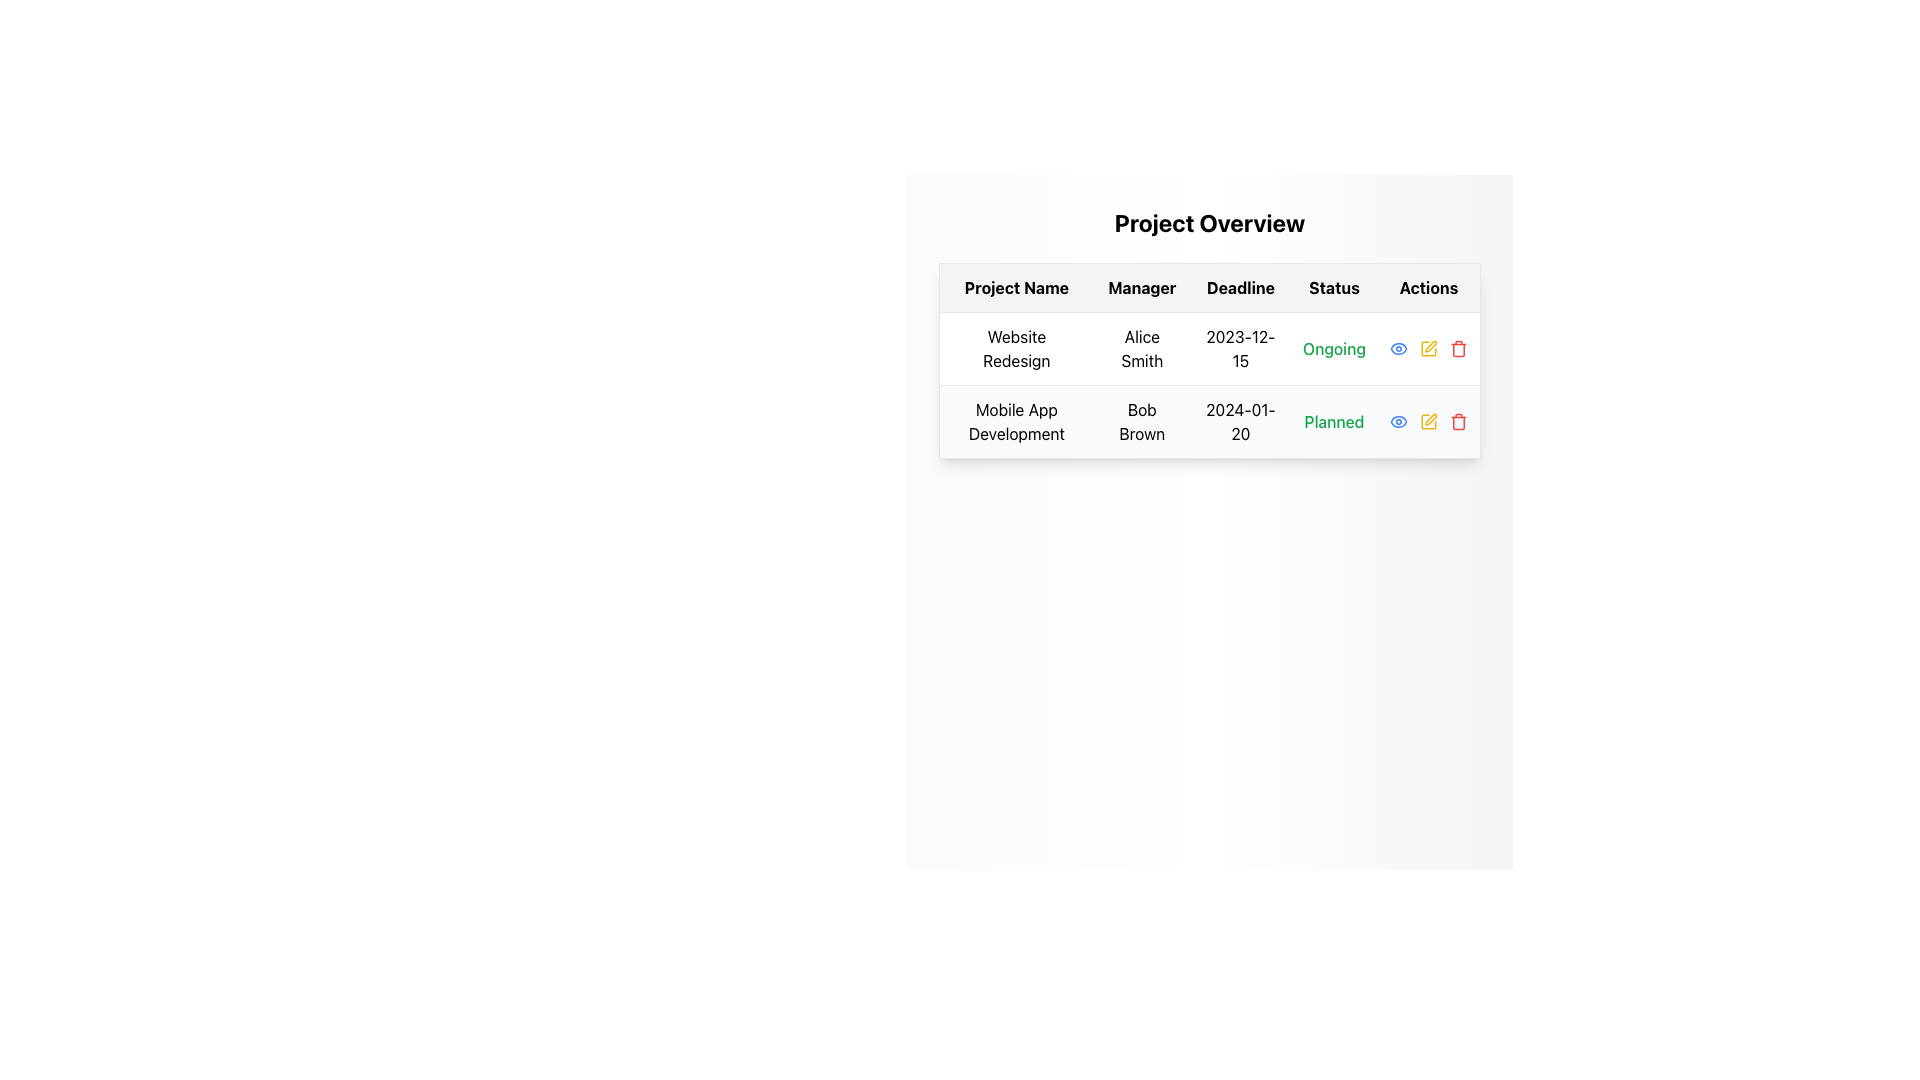  What do you see at coordinates (1428, 347) in the screenshot?
I see `the edit button located in the 'Actions' column of the table under the 'Project Overview' section, which is the second icon in the row following the blue eye icon` at bounding box center [1428, 347].